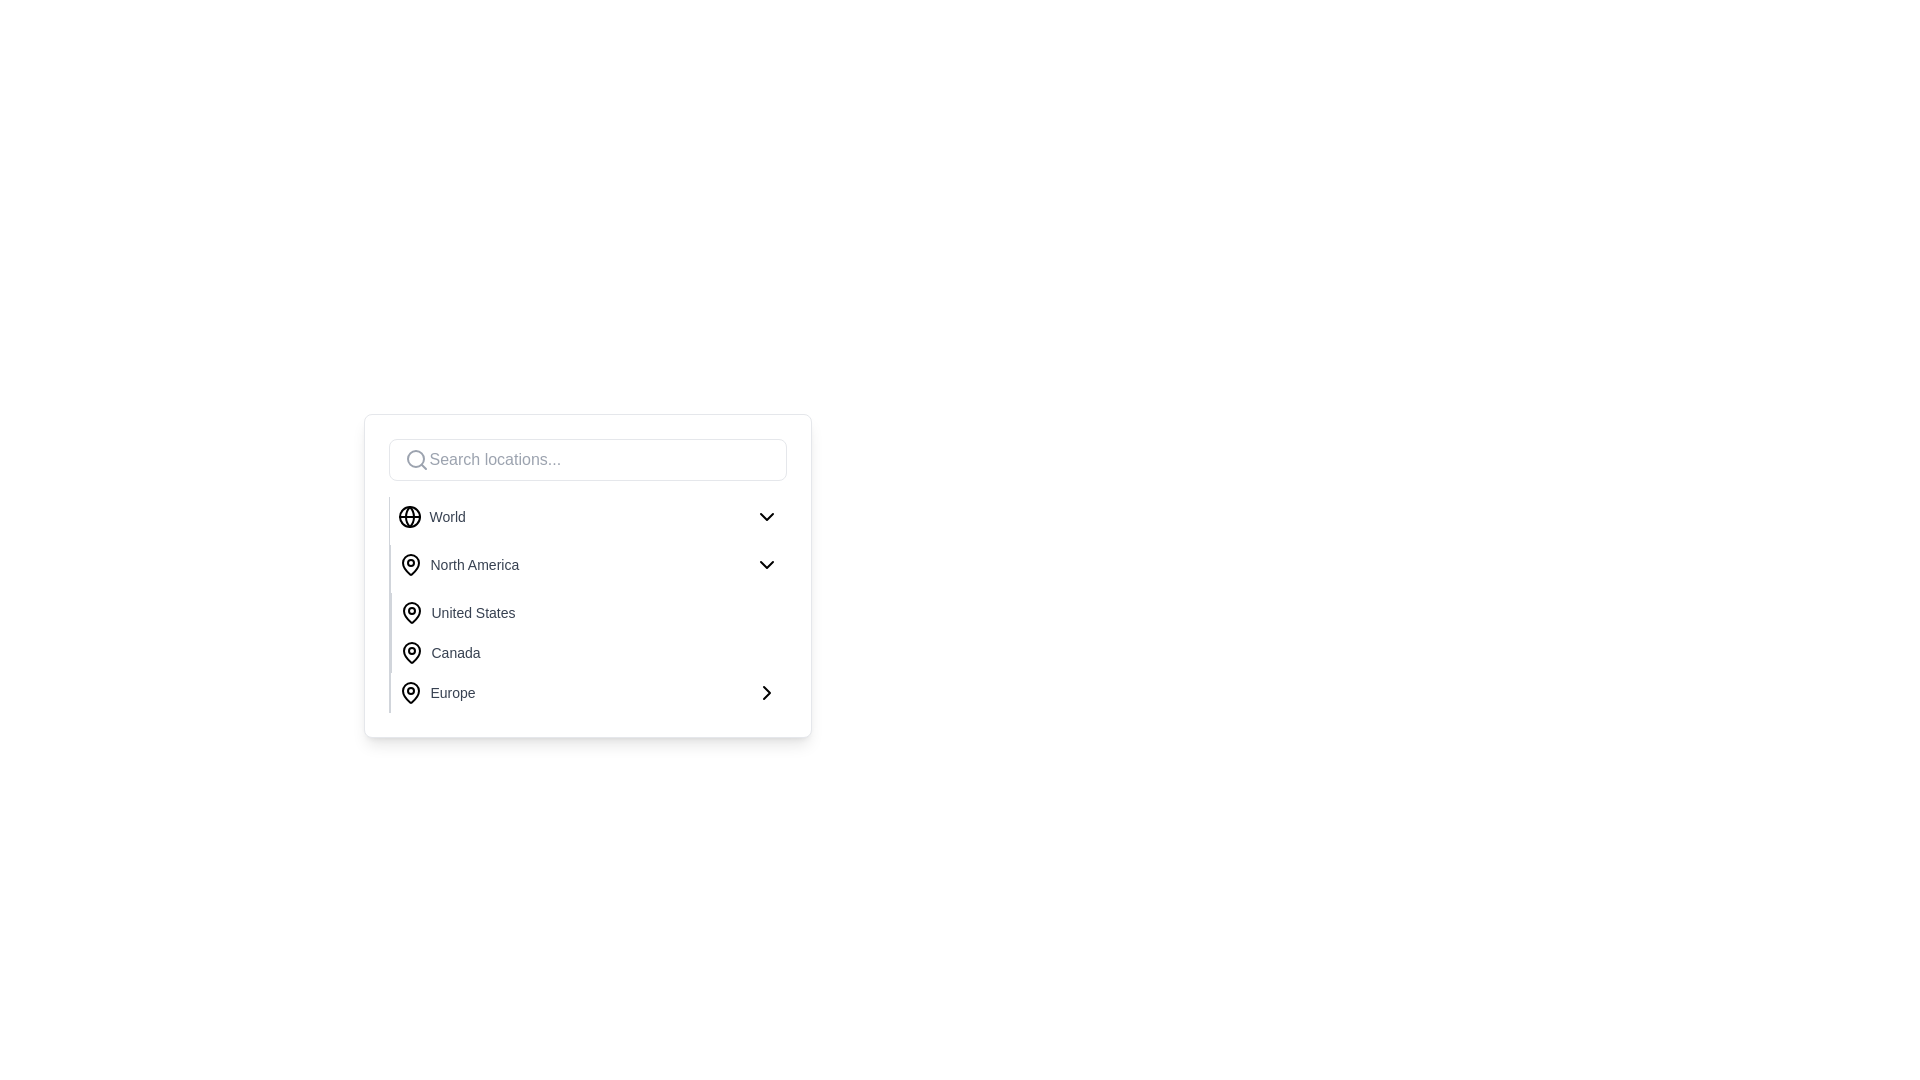  Describe the element at coordinates (457, 564) in the screenshot. I see `the 'North America' menu item, which is represented by a location pin icon followed by the text styled in gray, positioned as the second option in the dropdown under 'World'` at that location.